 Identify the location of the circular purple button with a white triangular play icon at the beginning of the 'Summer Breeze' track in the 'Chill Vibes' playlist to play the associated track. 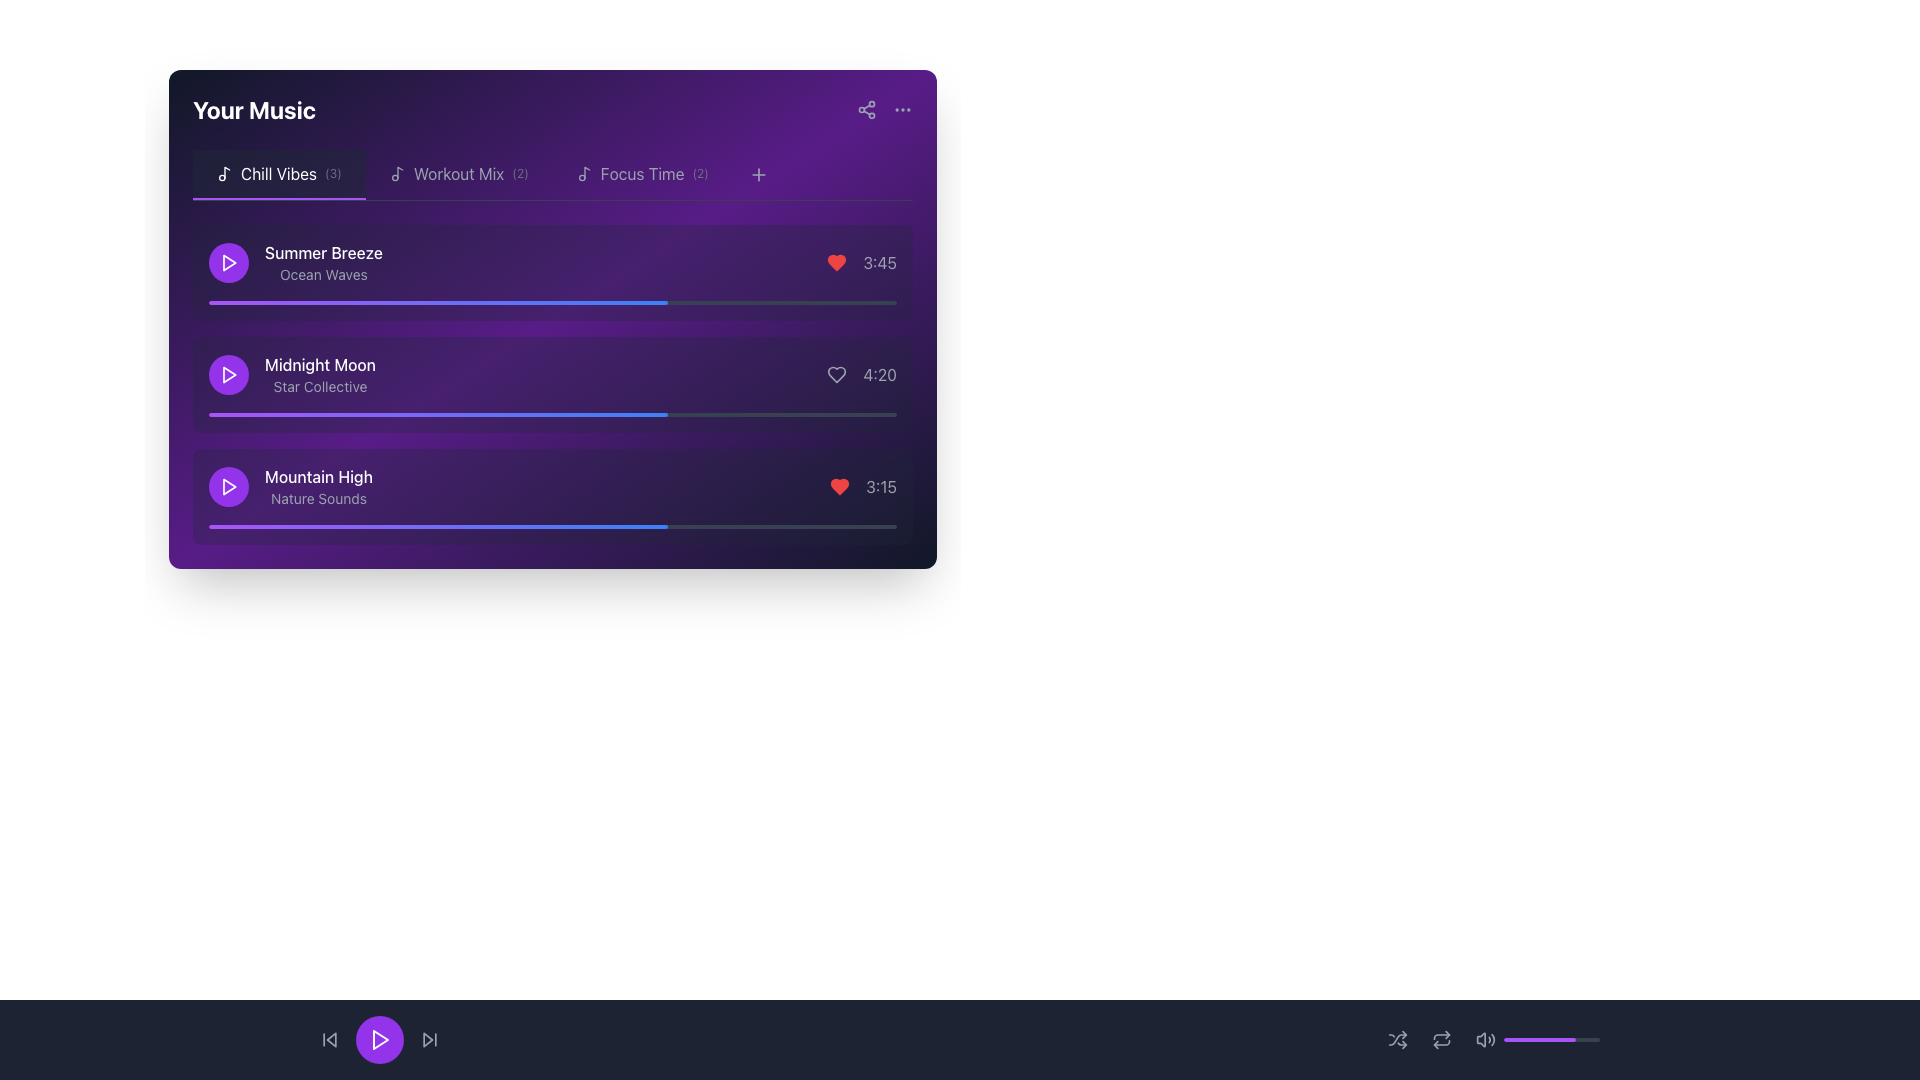
(229, 261).